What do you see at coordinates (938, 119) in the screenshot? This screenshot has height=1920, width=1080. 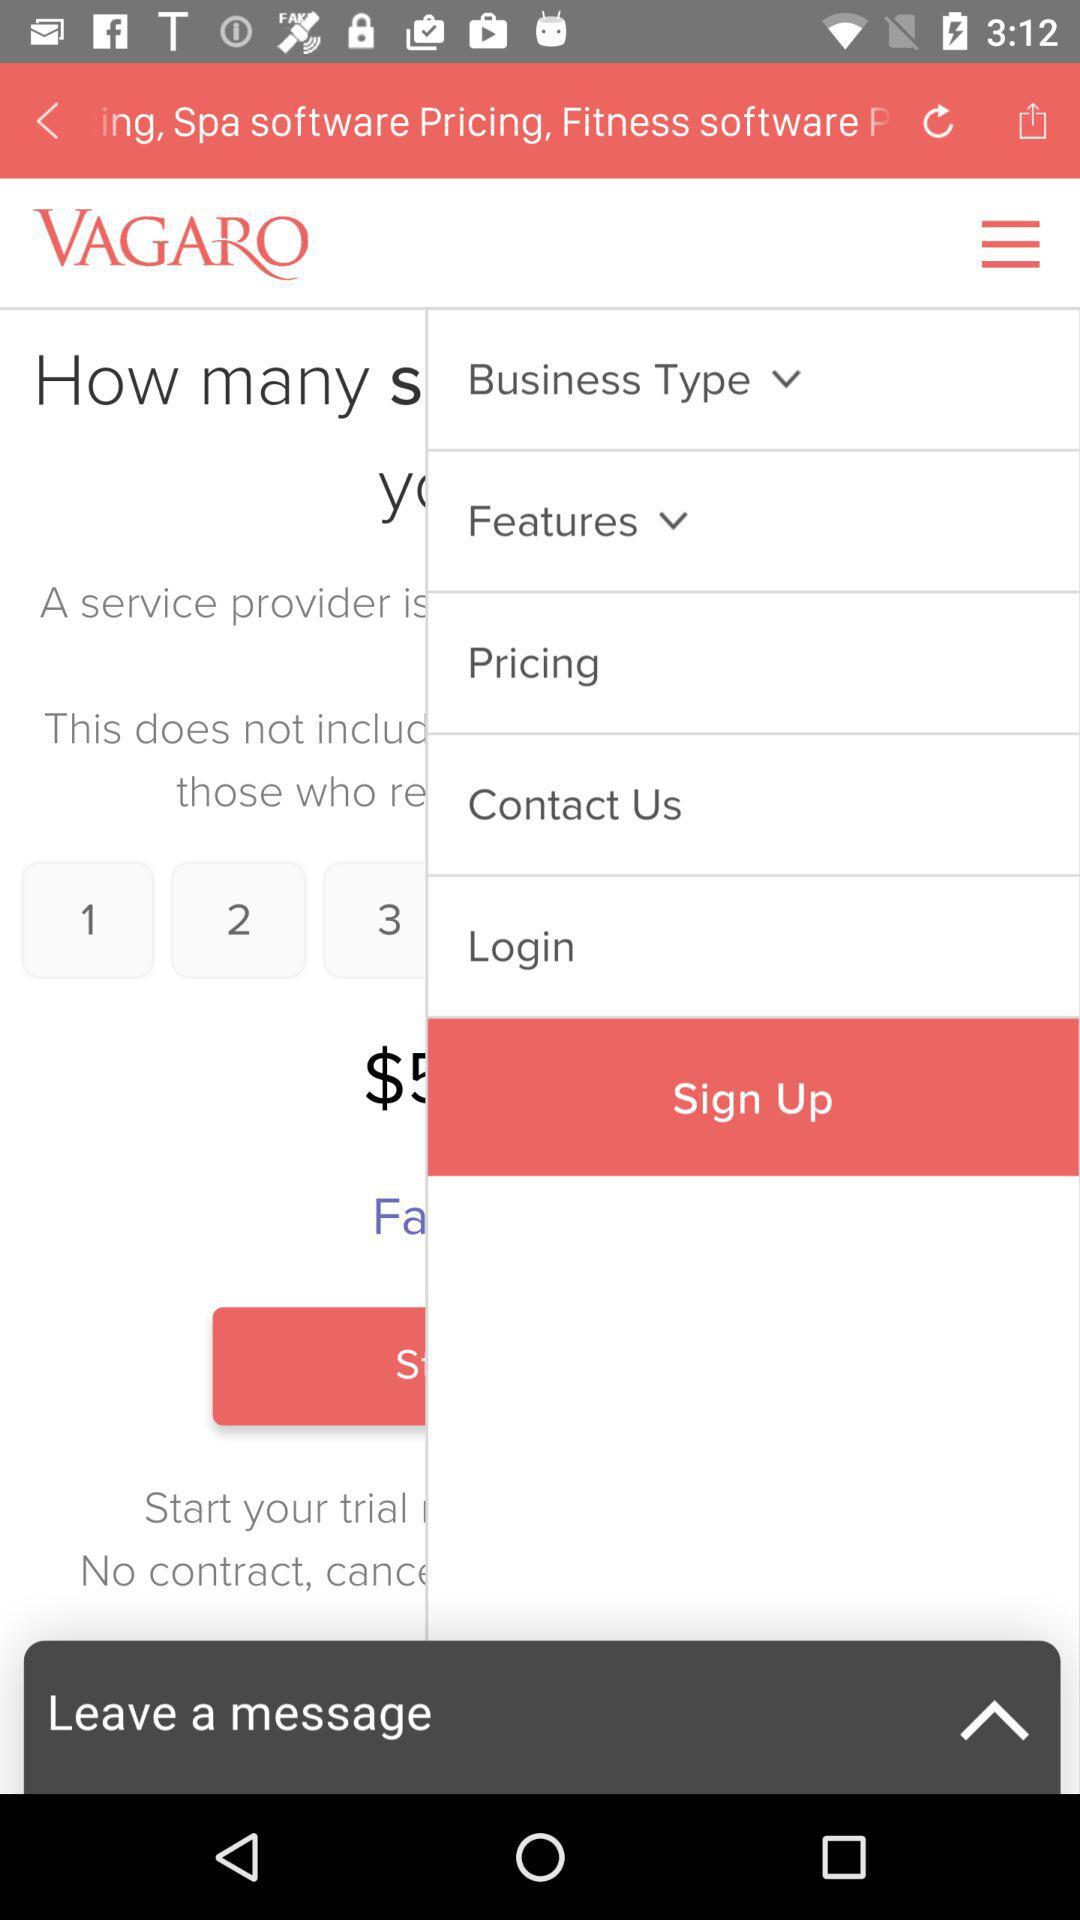 I see `refresh the page` at bounding box center [938, 119].